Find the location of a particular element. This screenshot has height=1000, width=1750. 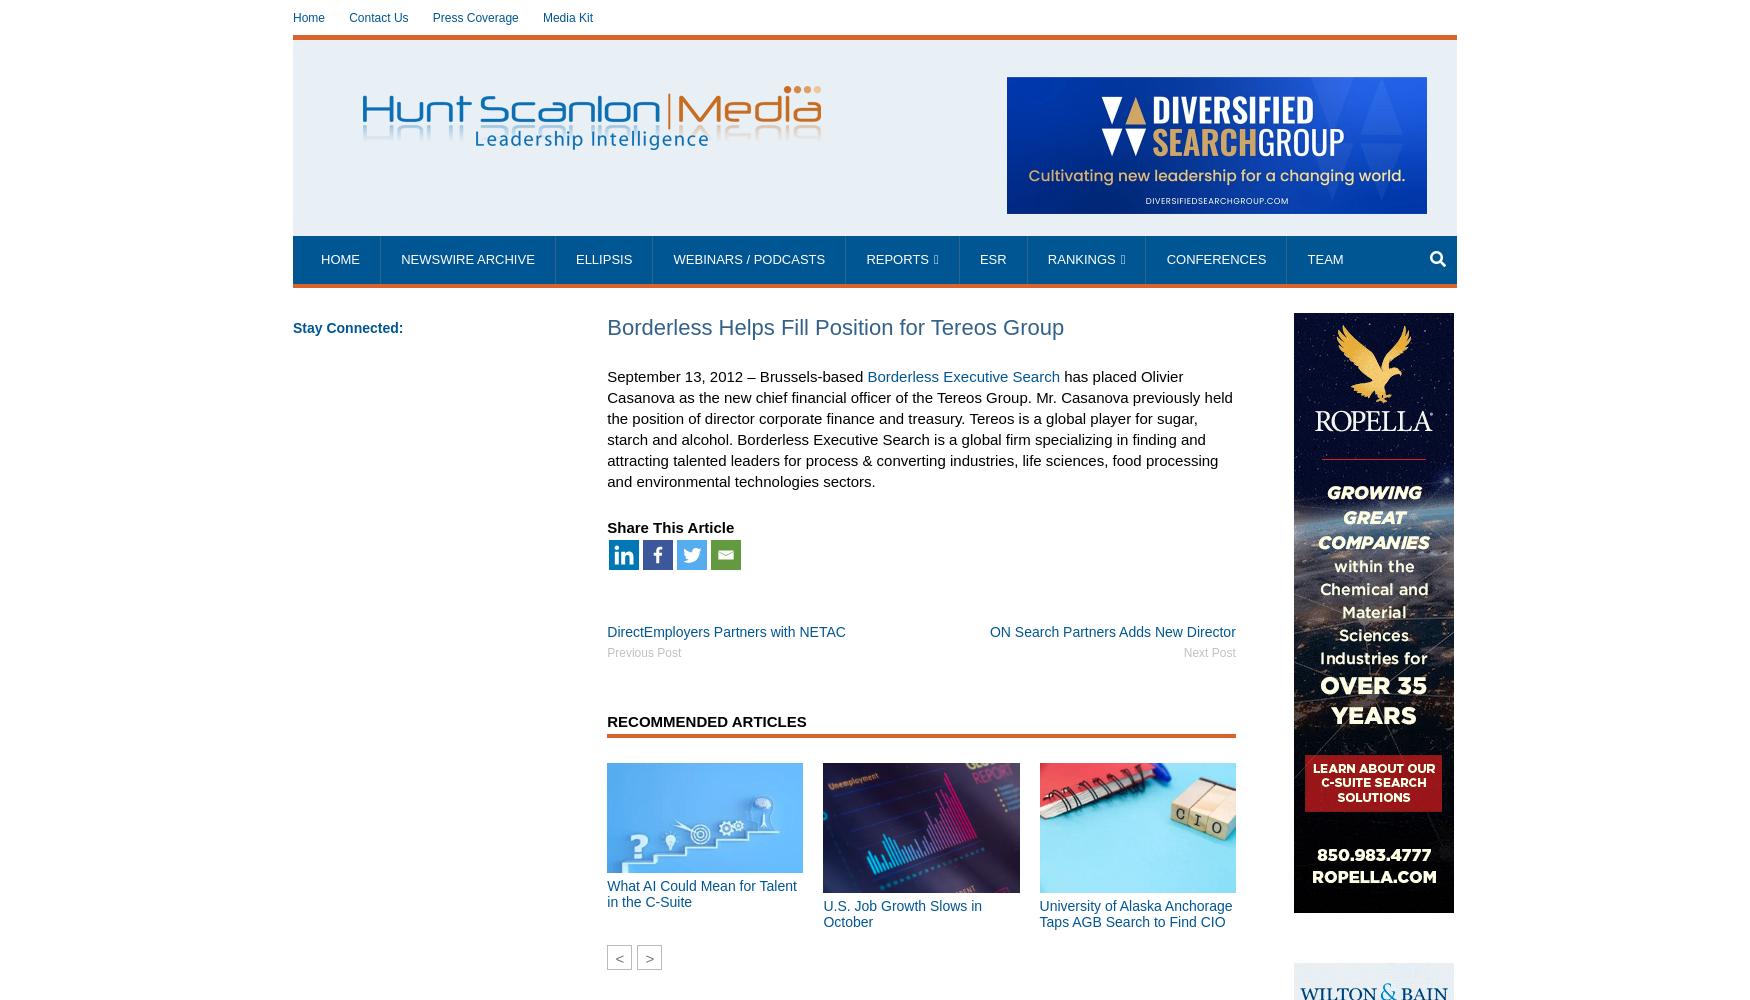

'Ellipsis' is located at coordinates (575, 259).